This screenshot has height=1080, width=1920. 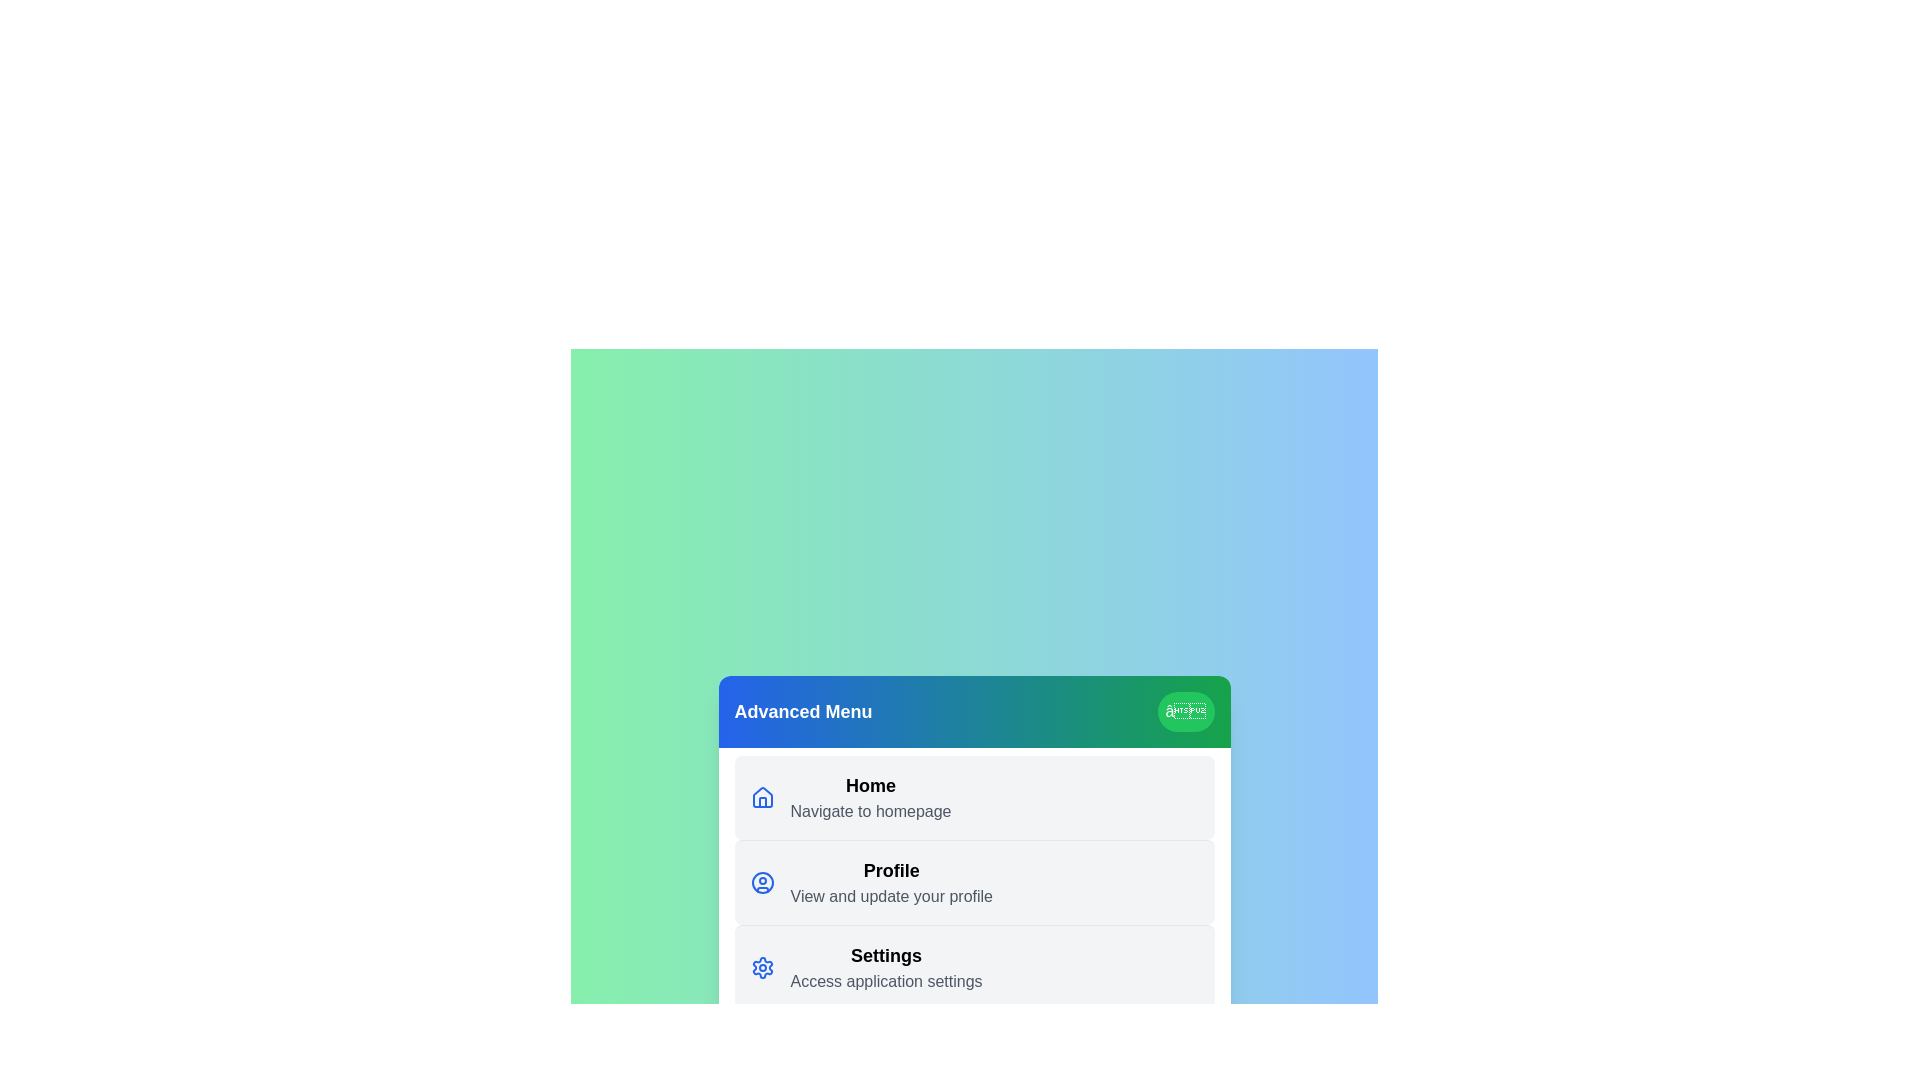 What do you see at coordinates (1185, 711) in the screenshot?
I see `button labeled '−' to toggle the menu visibility` at bounding box center [1185, 711].